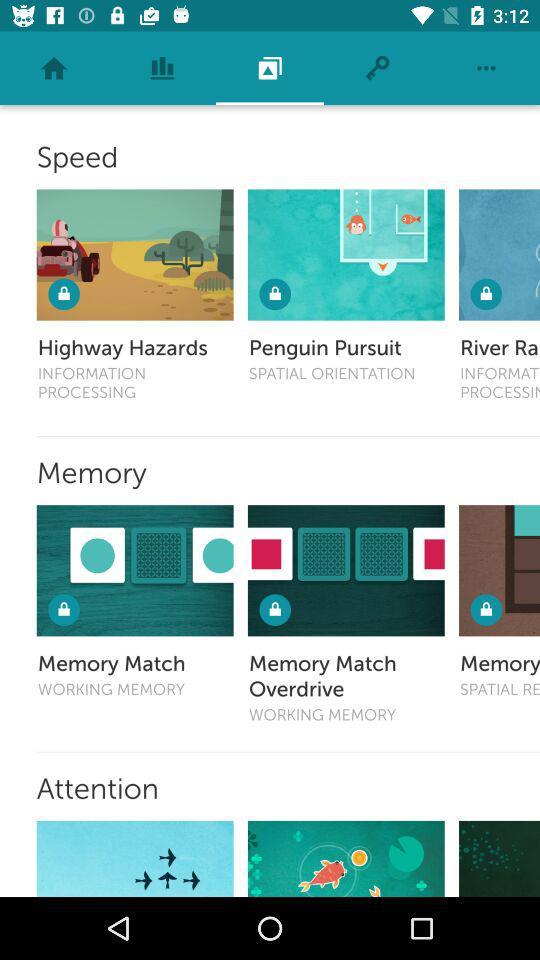 Image resolution: width=540 pixels, height=960 pixels. What do you see at coordinates (345, 253) in the screenshot?
I see `open speed game penguin persuit` at bounding box center [345, 253].